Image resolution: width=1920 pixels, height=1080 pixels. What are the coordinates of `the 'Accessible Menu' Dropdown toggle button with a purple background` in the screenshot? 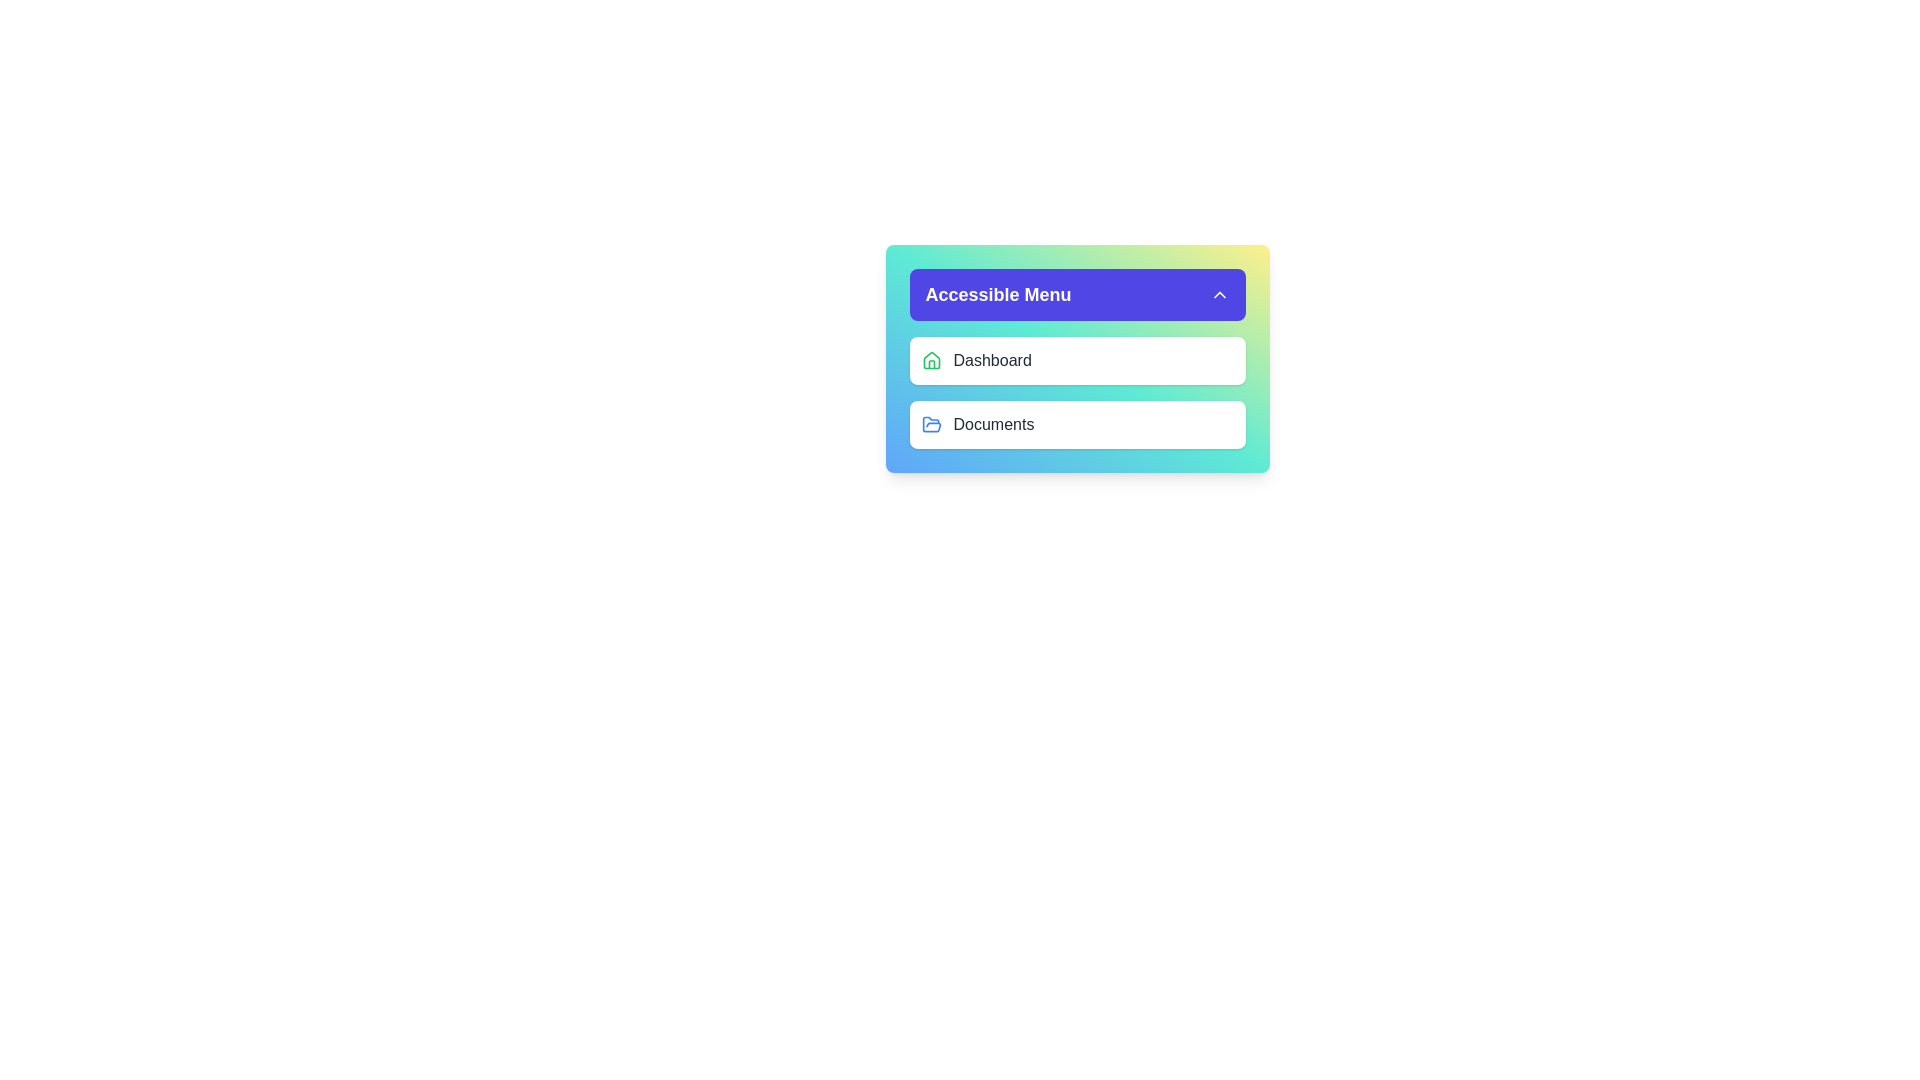 It's located at (1076, 294).